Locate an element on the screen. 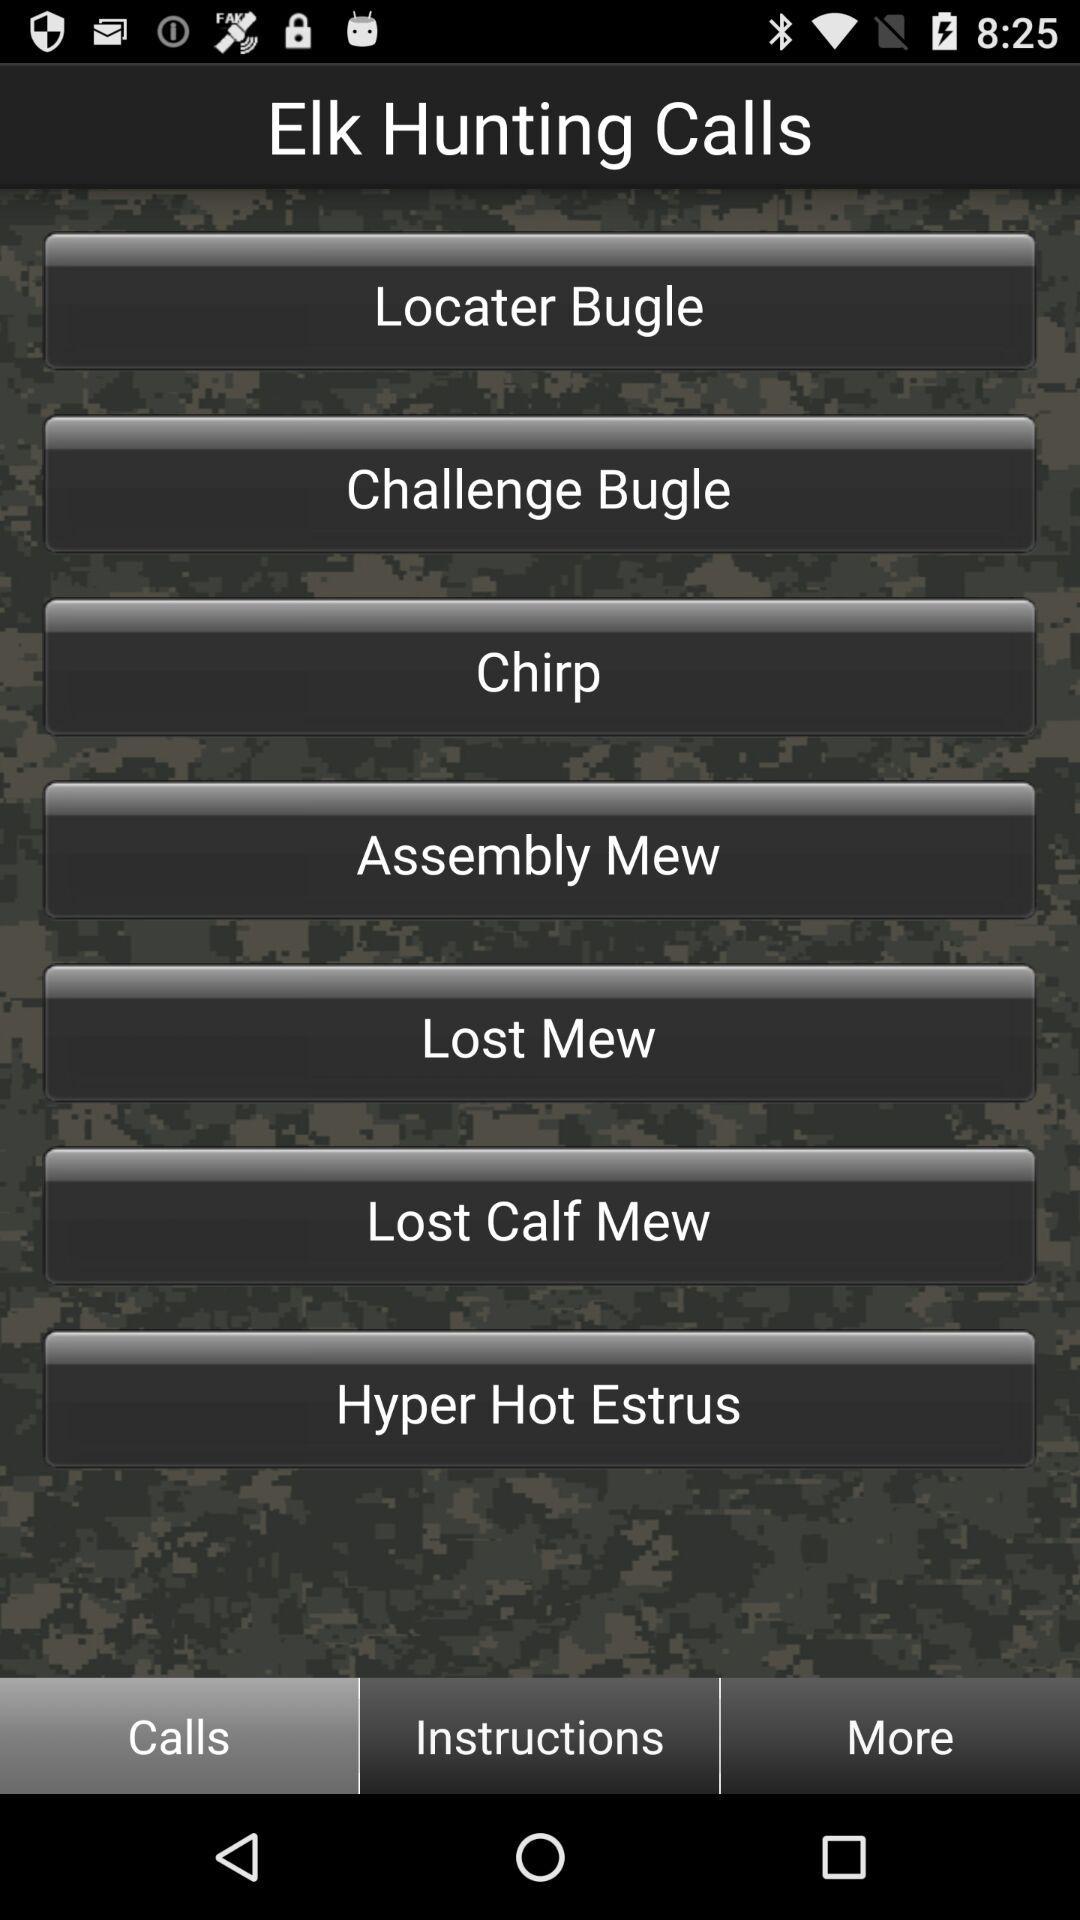 The image size is (1080, 1920). hyper hot estrus item is located at coordinates (540, 1398).